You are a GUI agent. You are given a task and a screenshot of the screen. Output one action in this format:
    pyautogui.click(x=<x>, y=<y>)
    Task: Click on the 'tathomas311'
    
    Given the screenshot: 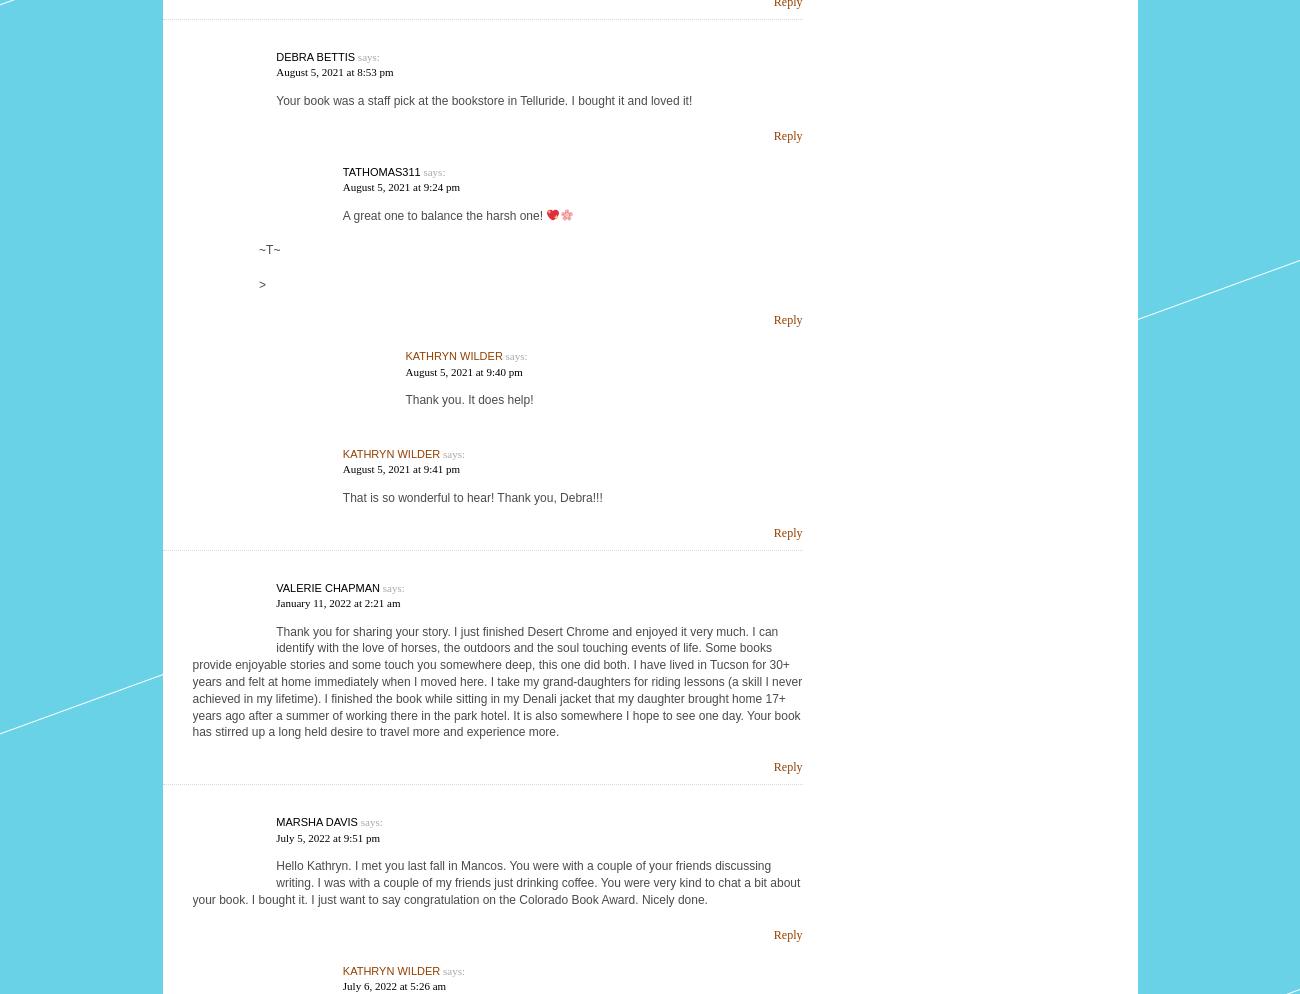 What is the action you would take?
    pyautogui.click(x=381, y=170)
    